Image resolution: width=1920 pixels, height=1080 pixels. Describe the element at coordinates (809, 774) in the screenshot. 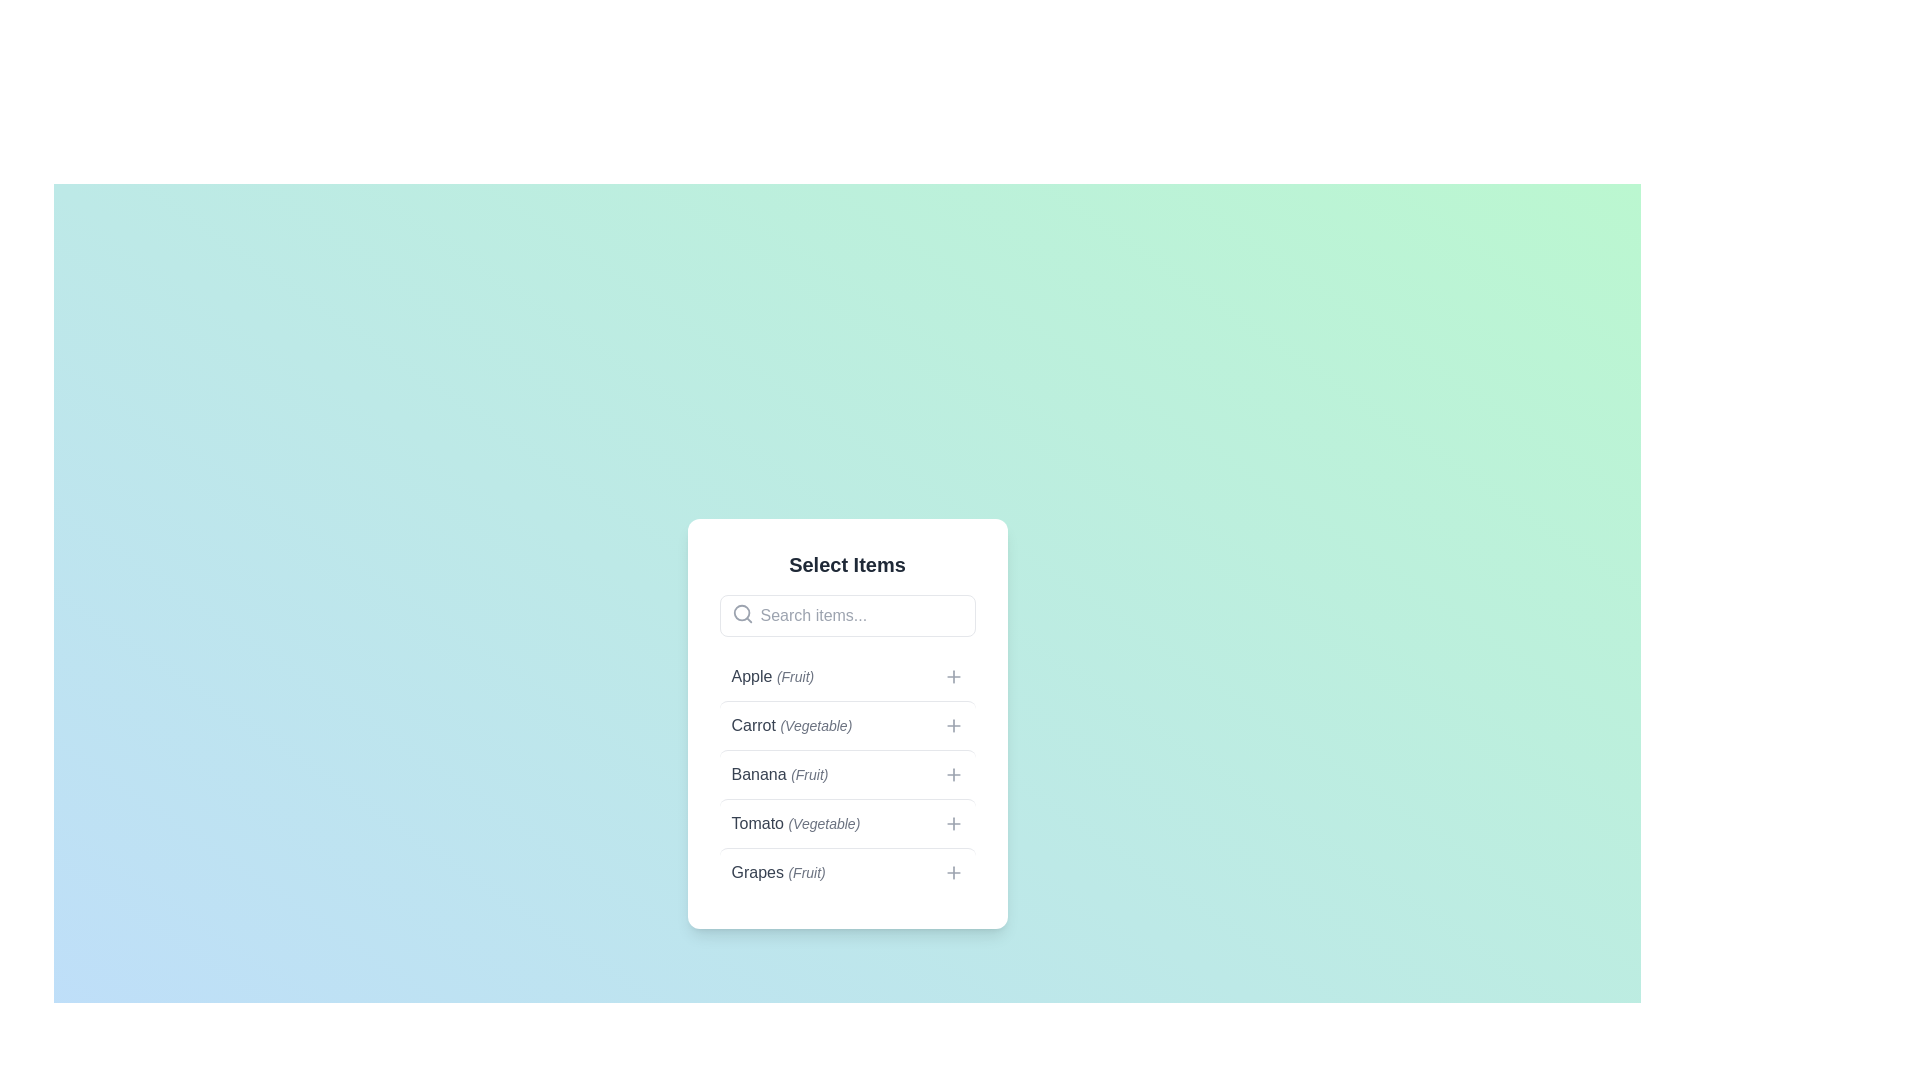

I see `the text label that categorizes the item 'Banana' as 'Fruit', located to the right of 'Banana (Fruit)' in the list of items` at that location.